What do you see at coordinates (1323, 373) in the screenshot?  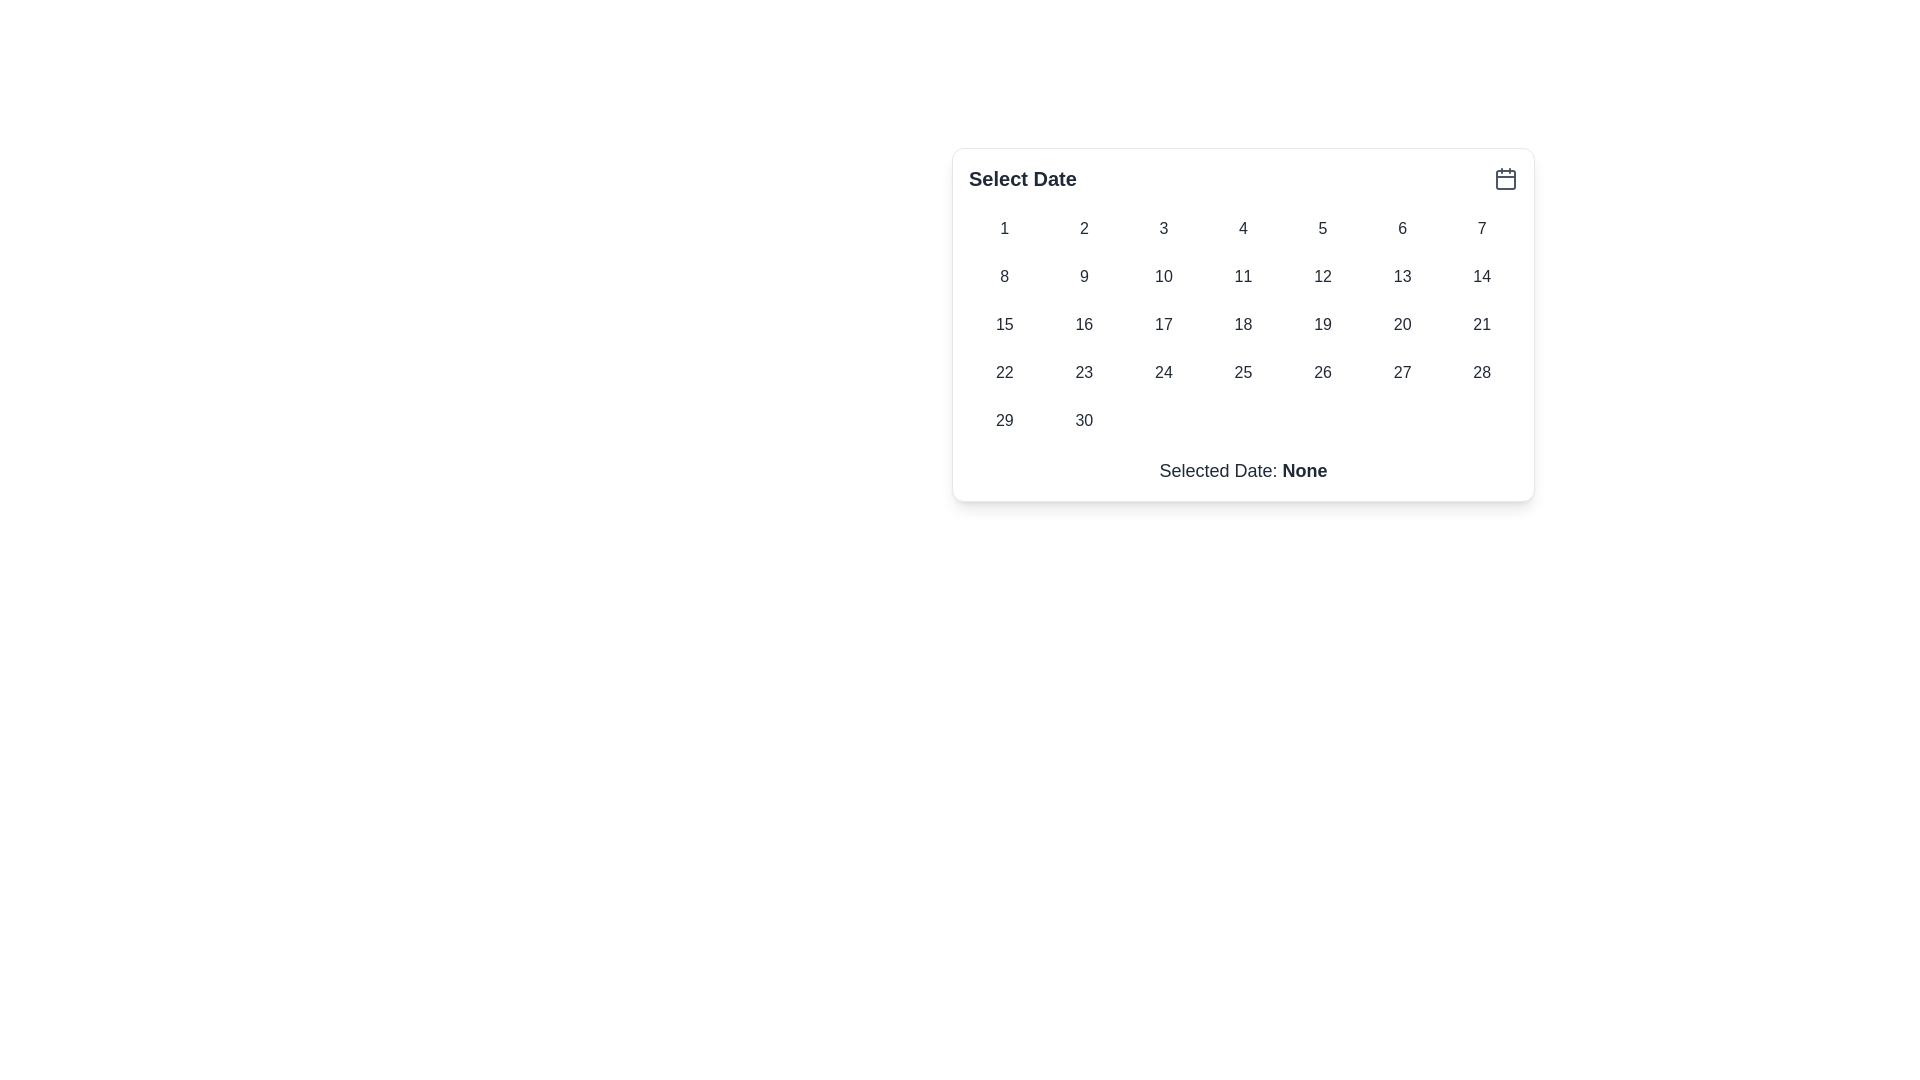 I see `the button representing the date 26 in the calendar interface, located in the fourth row and fifth column of the grid` at bounding box center [1323, 373].